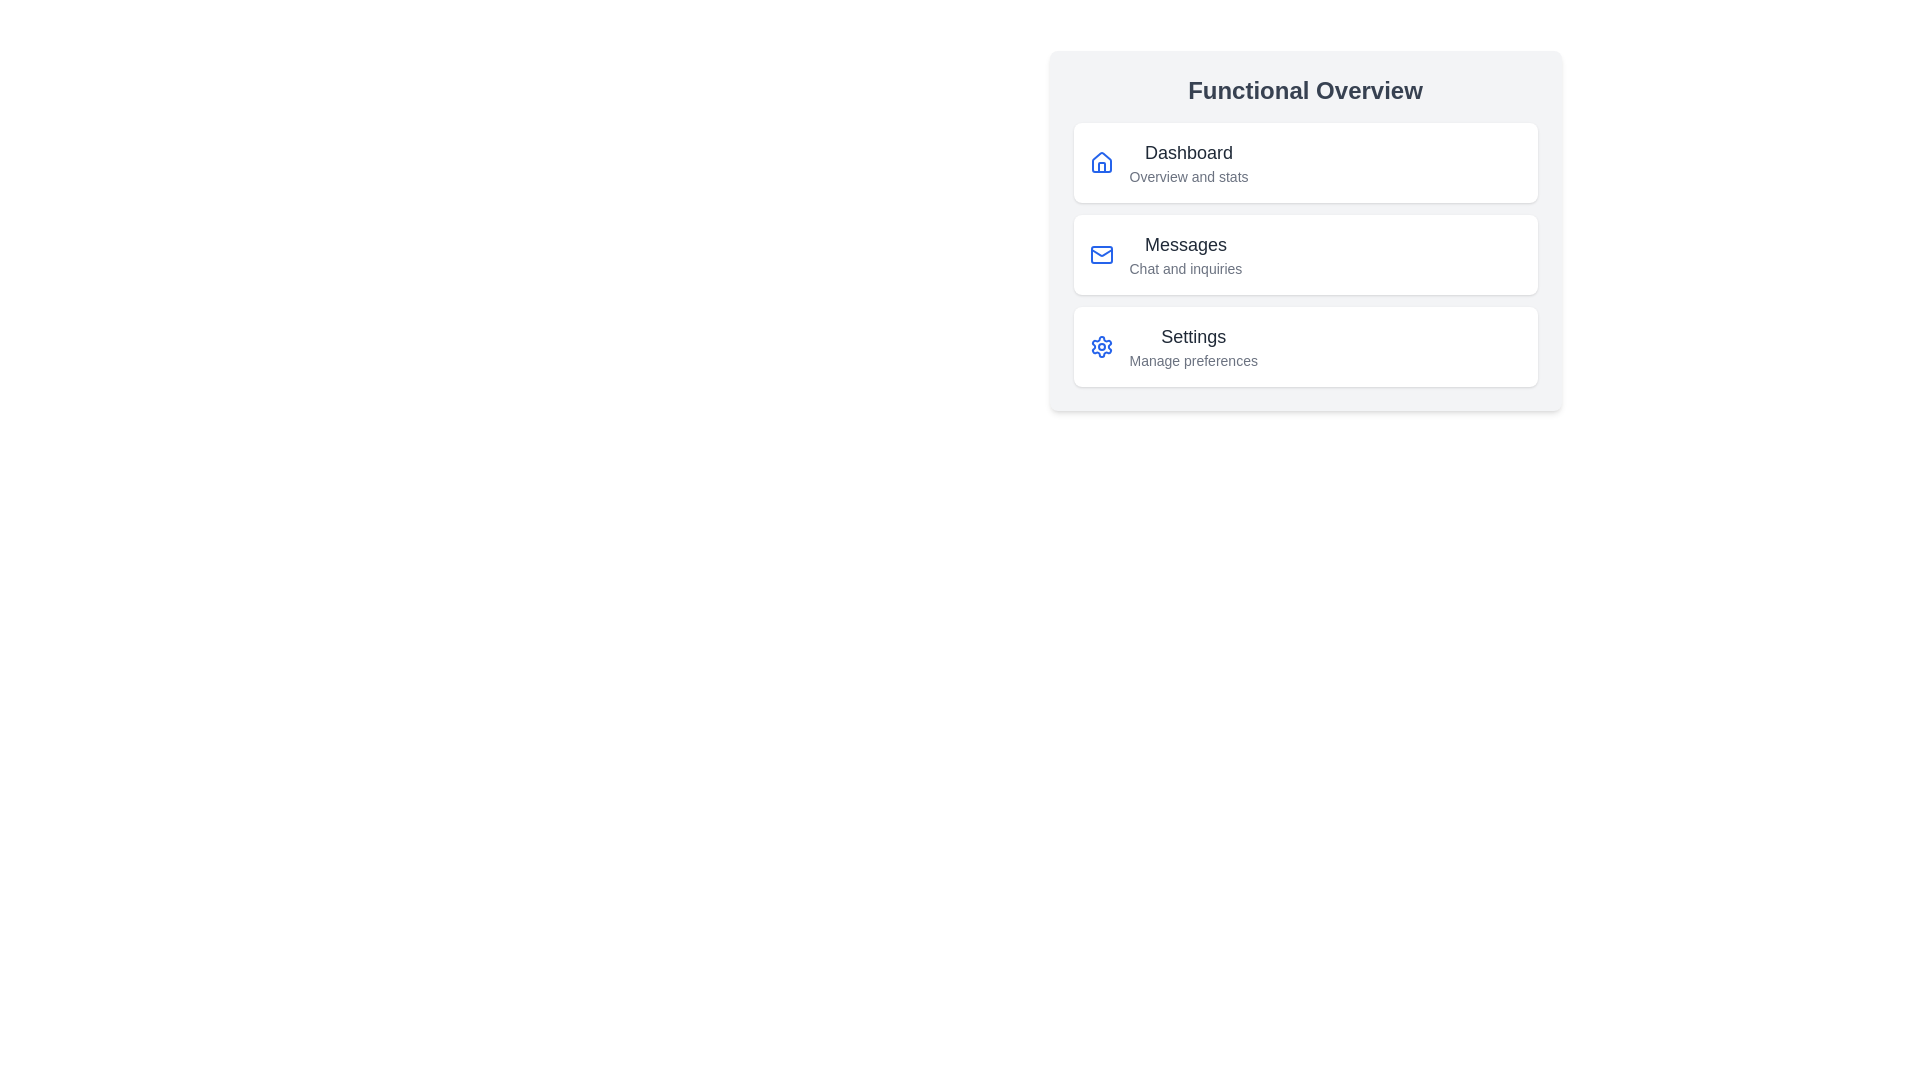  I want to click on the text label located below the 'Messages' title within the second card of the 'Functional Overview' menu, so click(1185, 268).